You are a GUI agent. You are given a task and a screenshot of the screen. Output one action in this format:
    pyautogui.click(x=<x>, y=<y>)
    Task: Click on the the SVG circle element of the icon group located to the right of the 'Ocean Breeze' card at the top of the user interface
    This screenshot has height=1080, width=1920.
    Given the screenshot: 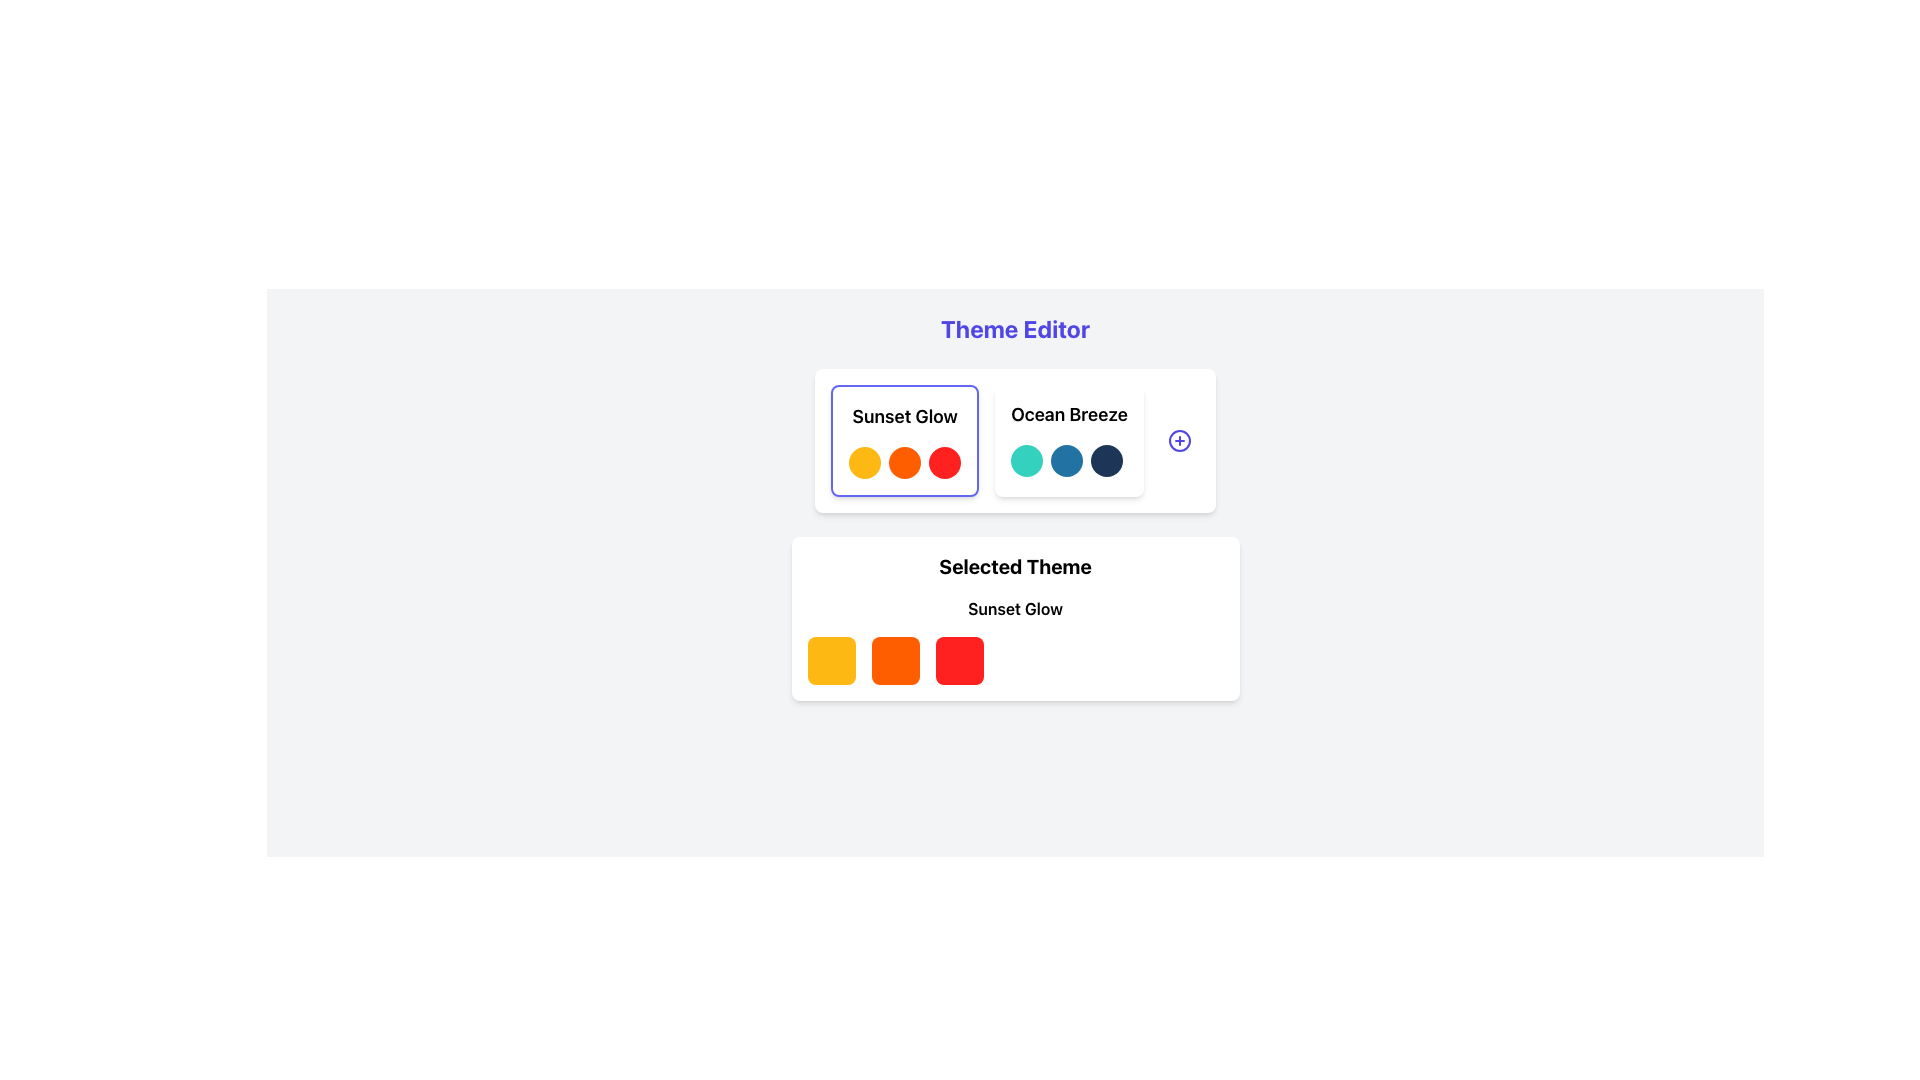 What is the action you would take?
    pyautogui.click(x=1179, y=439)
    